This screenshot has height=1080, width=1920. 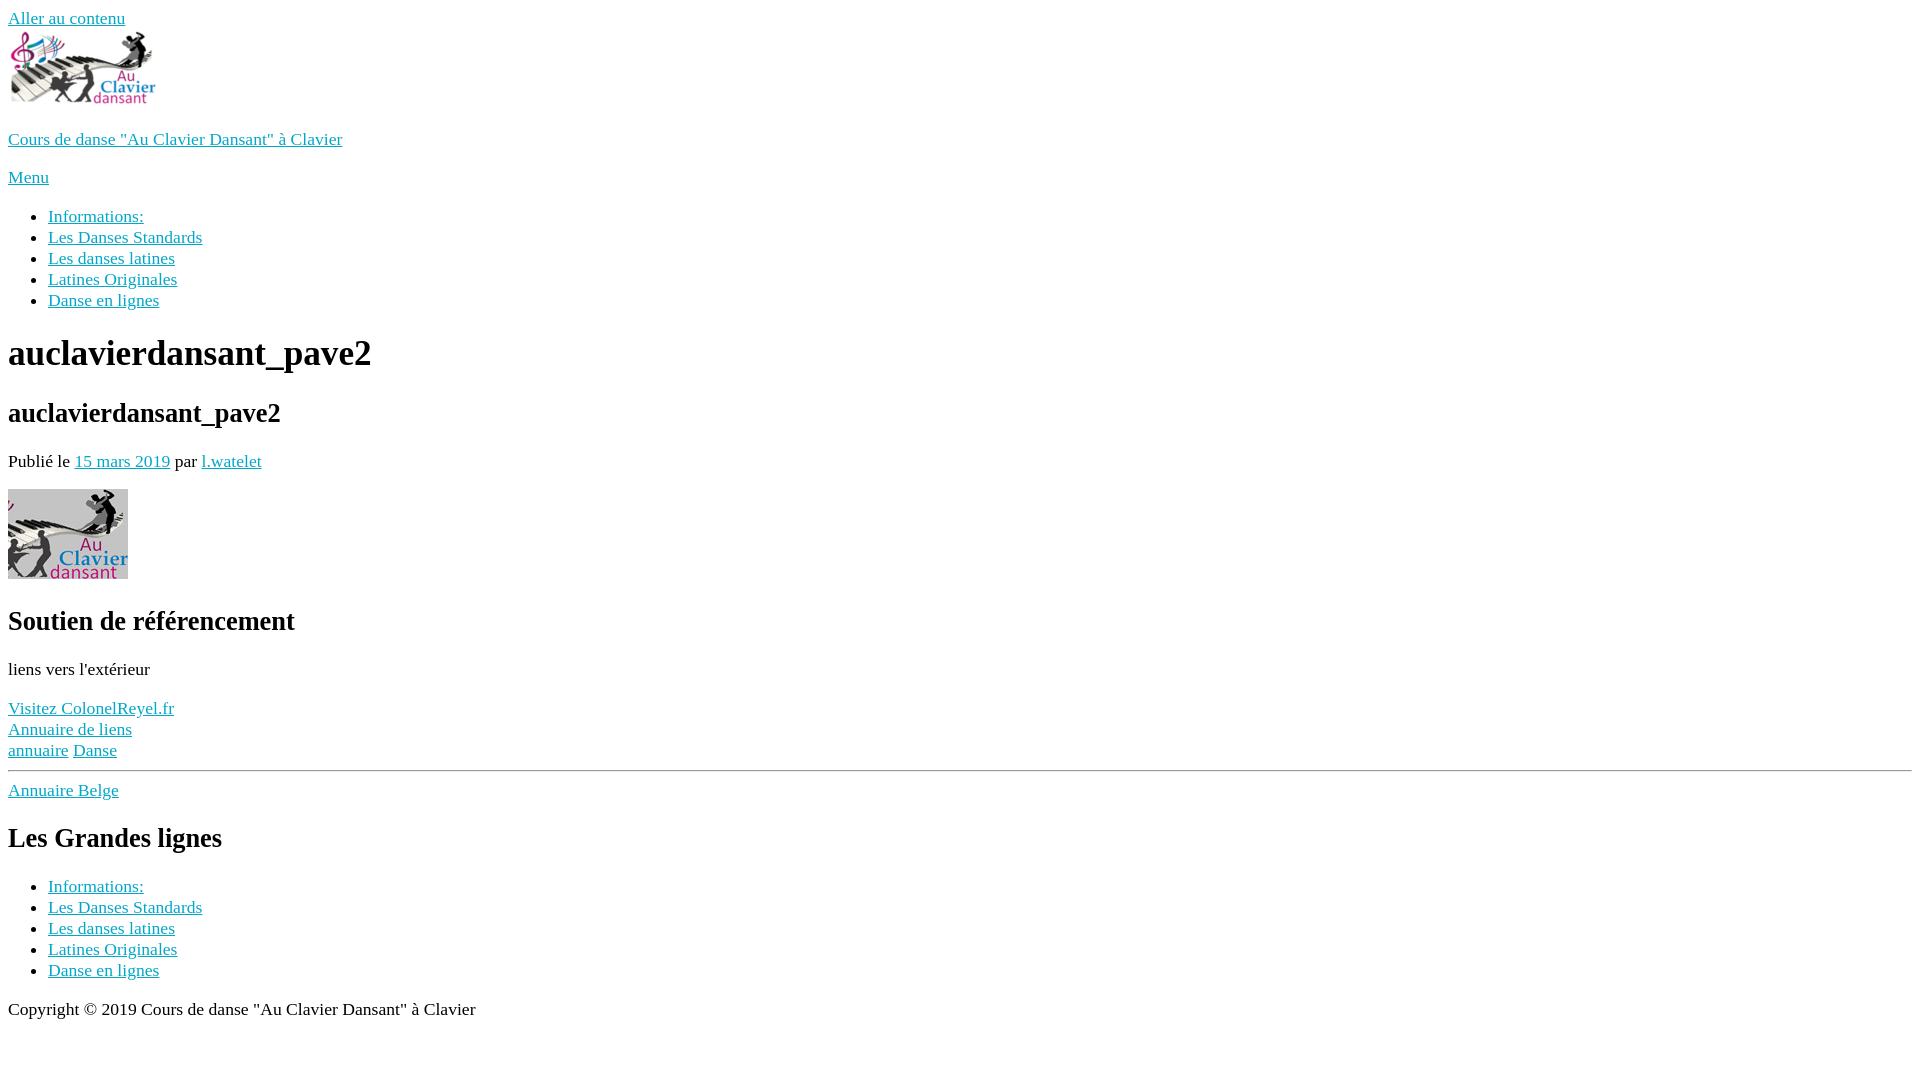 I want to click on 'Informations:', so click(x=48, y=216).